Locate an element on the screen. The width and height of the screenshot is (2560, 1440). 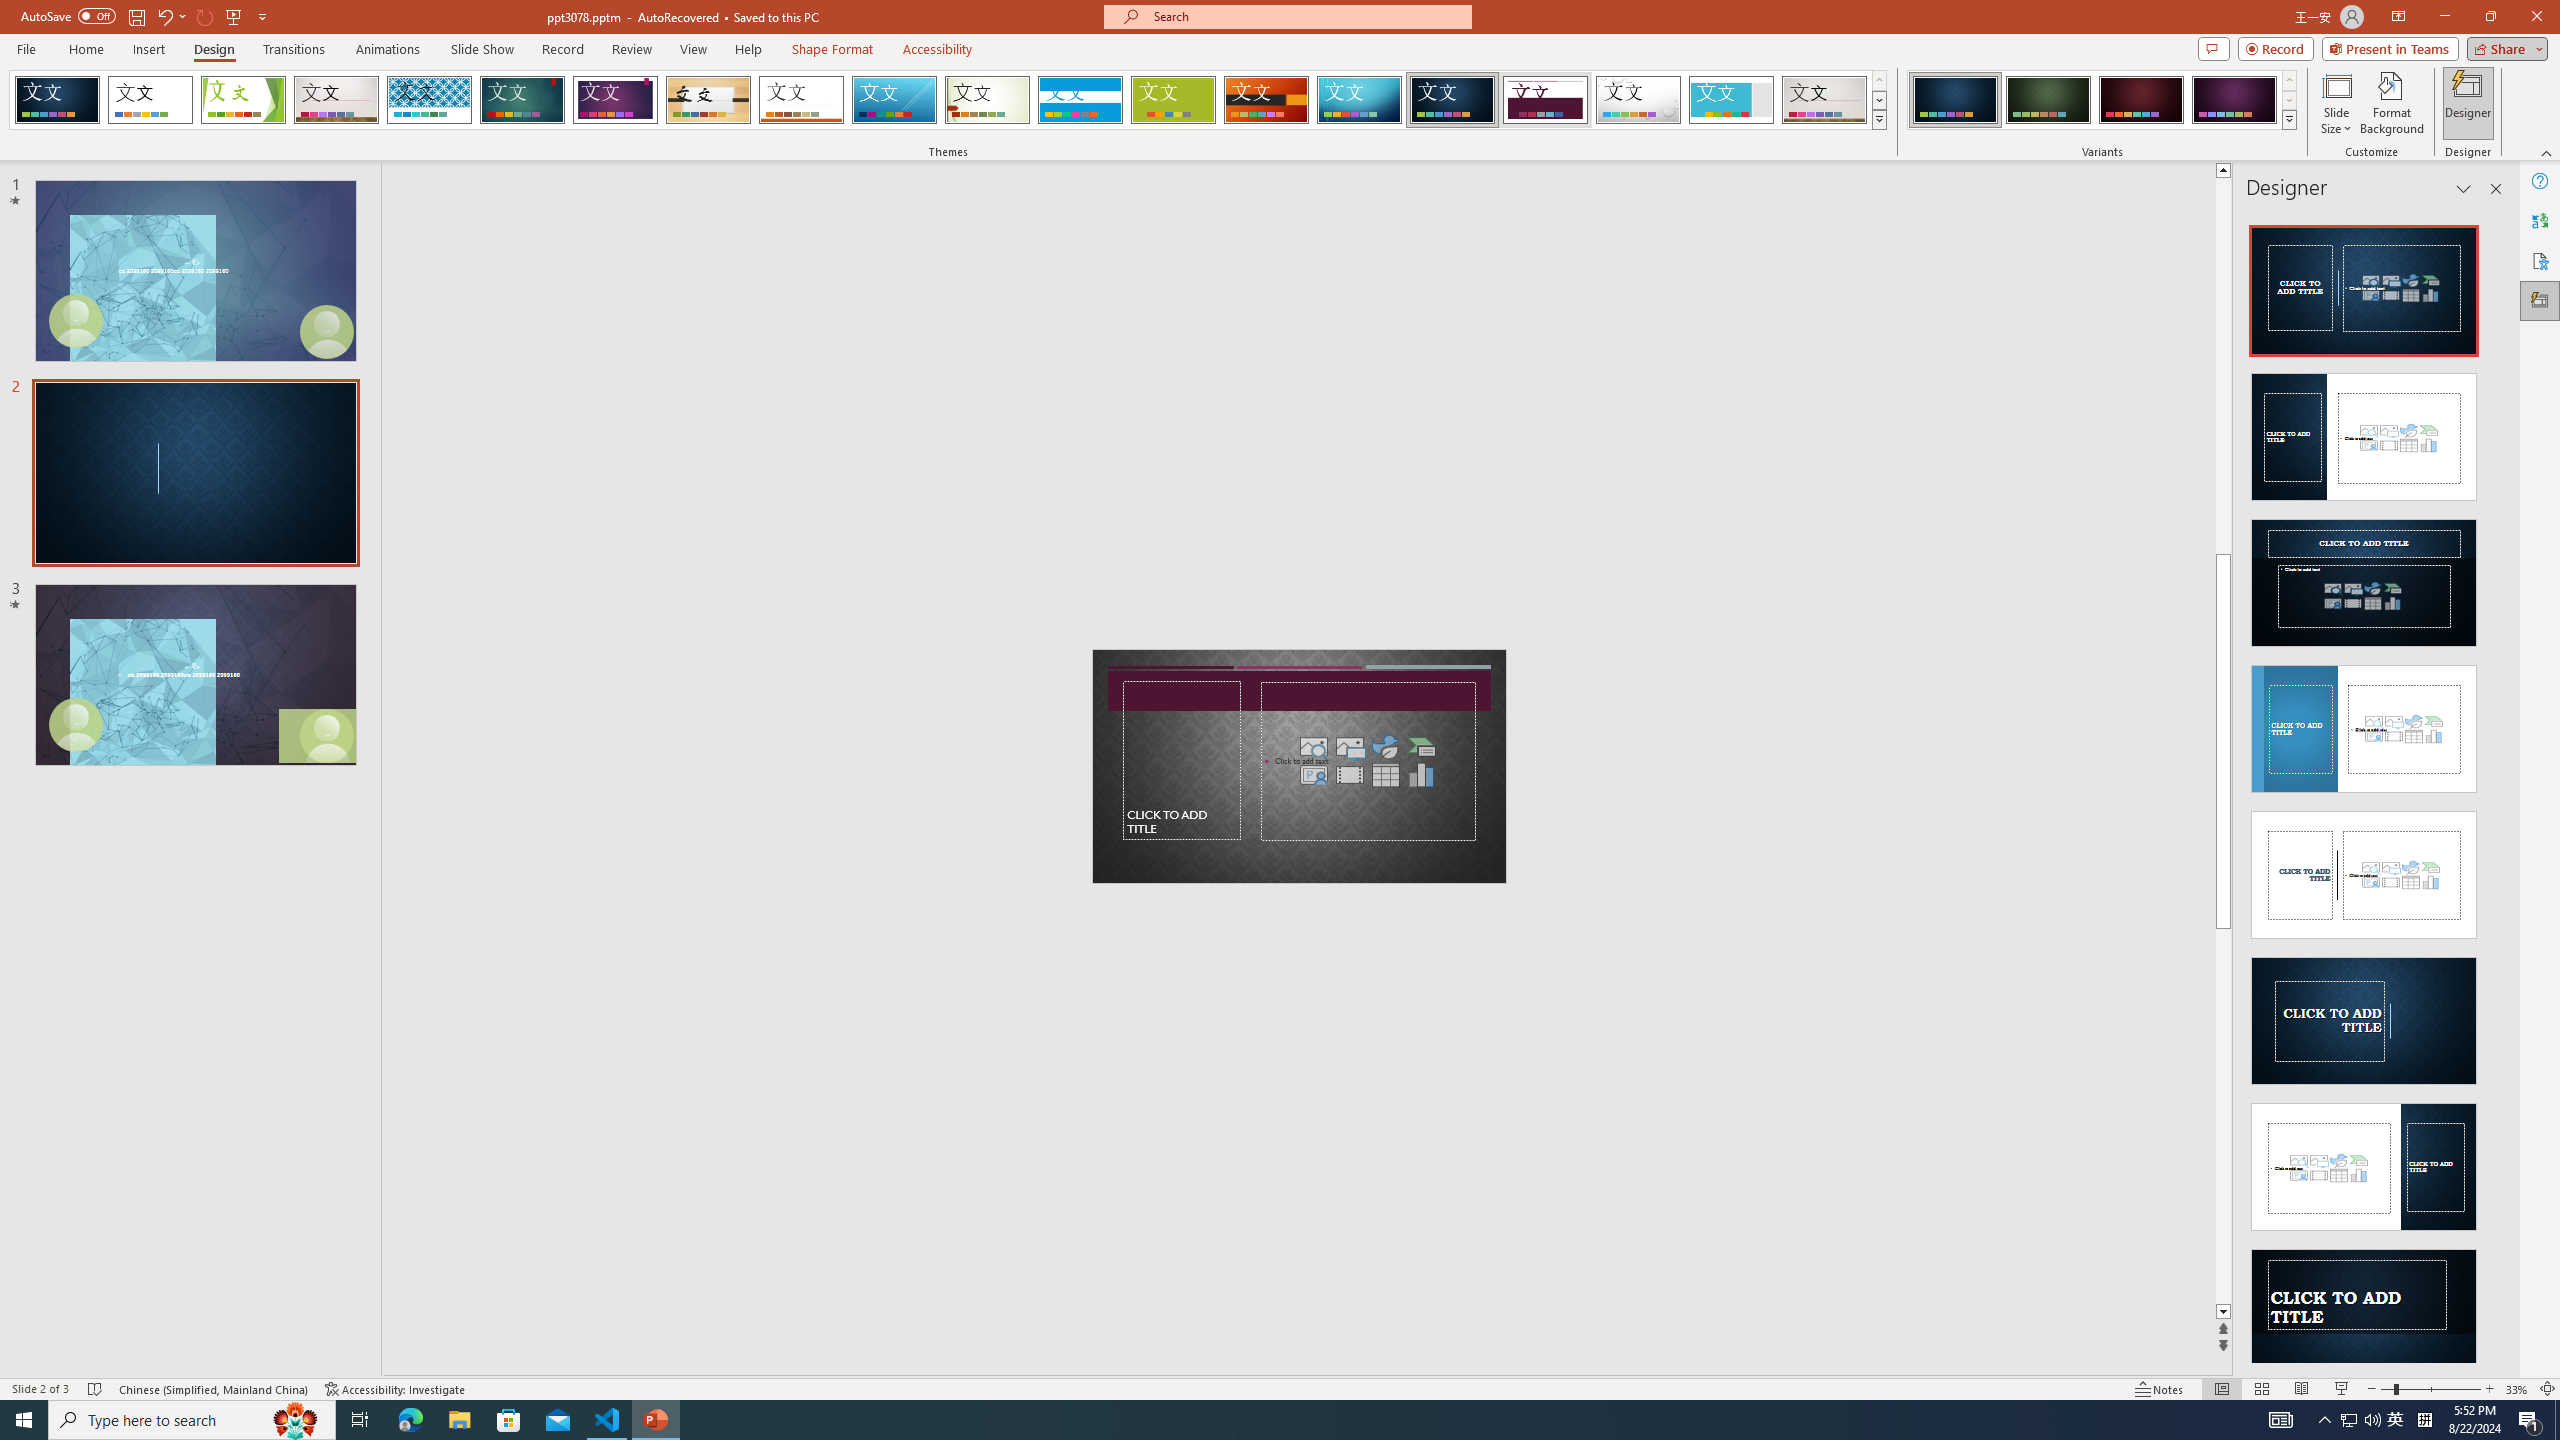
'Page up' is located at coordinates (2222, 364).